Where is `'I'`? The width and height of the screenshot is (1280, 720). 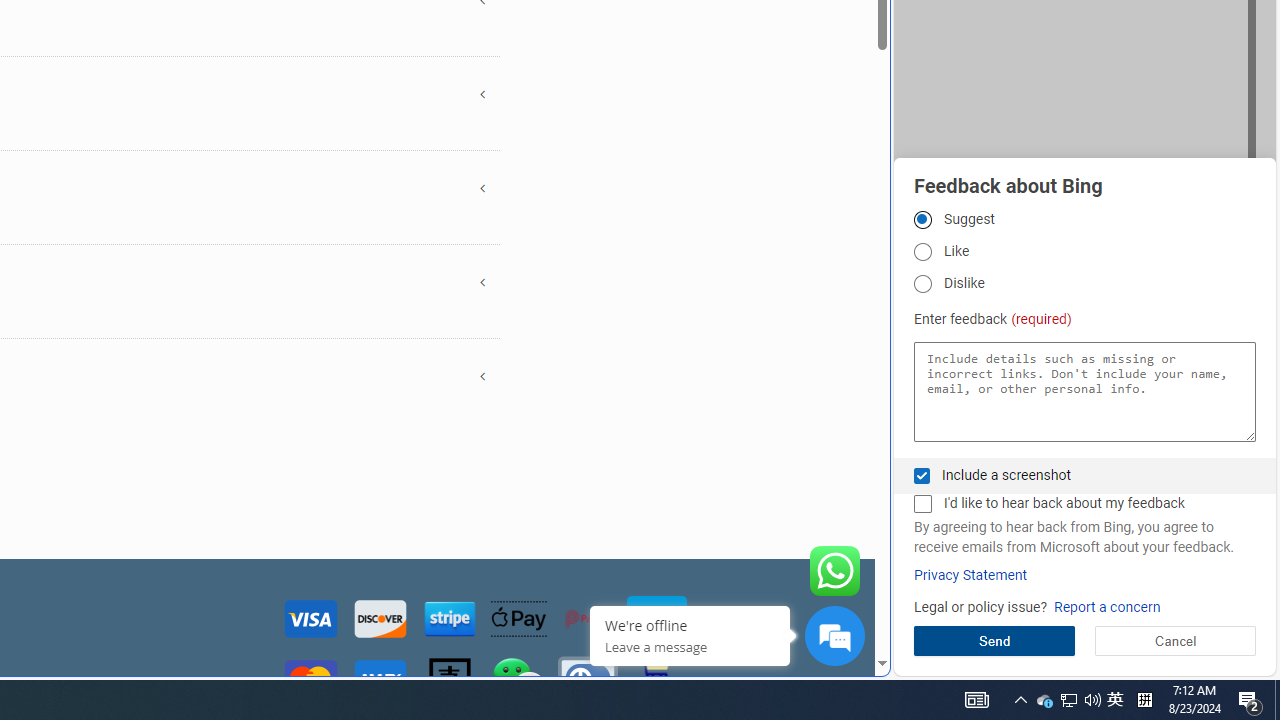 'I' is located at coordinates (921, 502).